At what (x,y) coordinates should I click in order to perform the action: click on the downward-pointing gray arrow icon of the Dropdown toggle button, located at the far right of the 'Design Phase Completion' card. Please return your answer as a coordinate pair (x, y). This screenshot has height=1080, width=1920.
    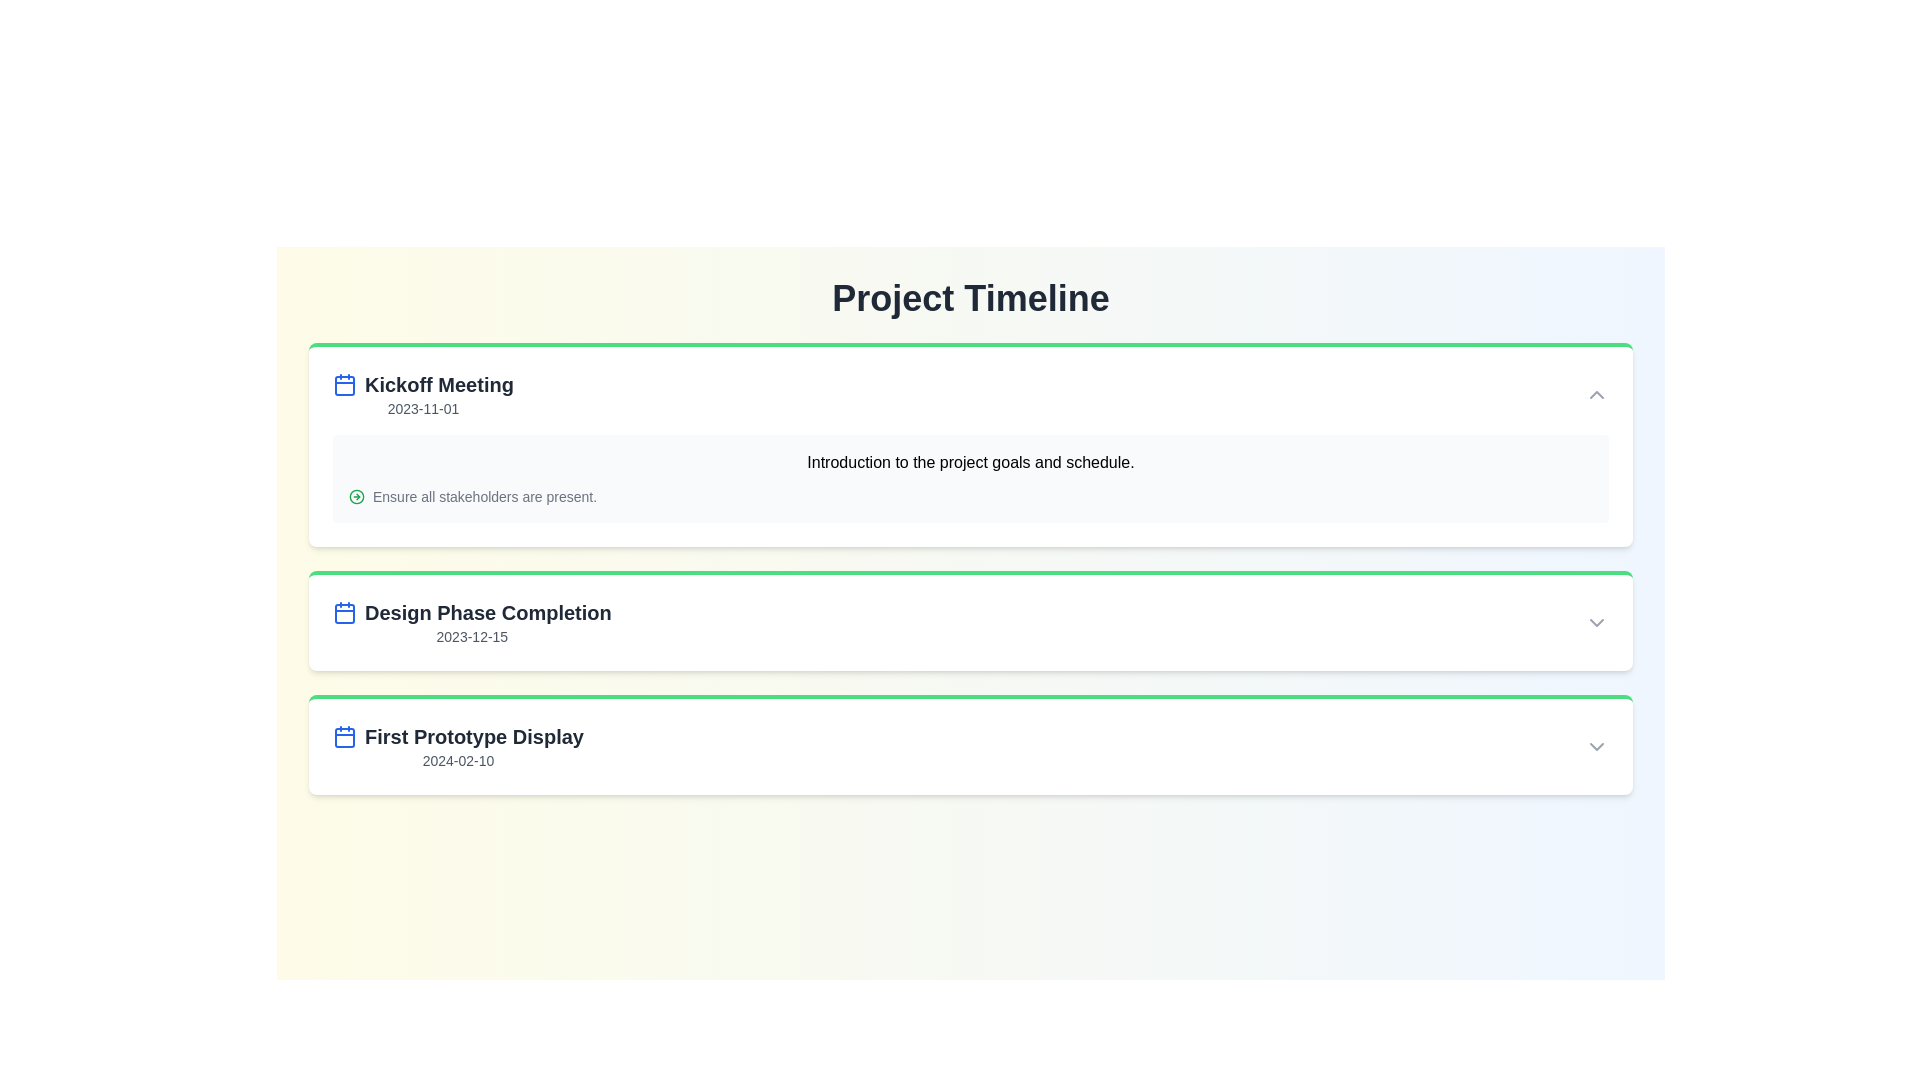
    Looking at the image, I should click on (1596, 622).